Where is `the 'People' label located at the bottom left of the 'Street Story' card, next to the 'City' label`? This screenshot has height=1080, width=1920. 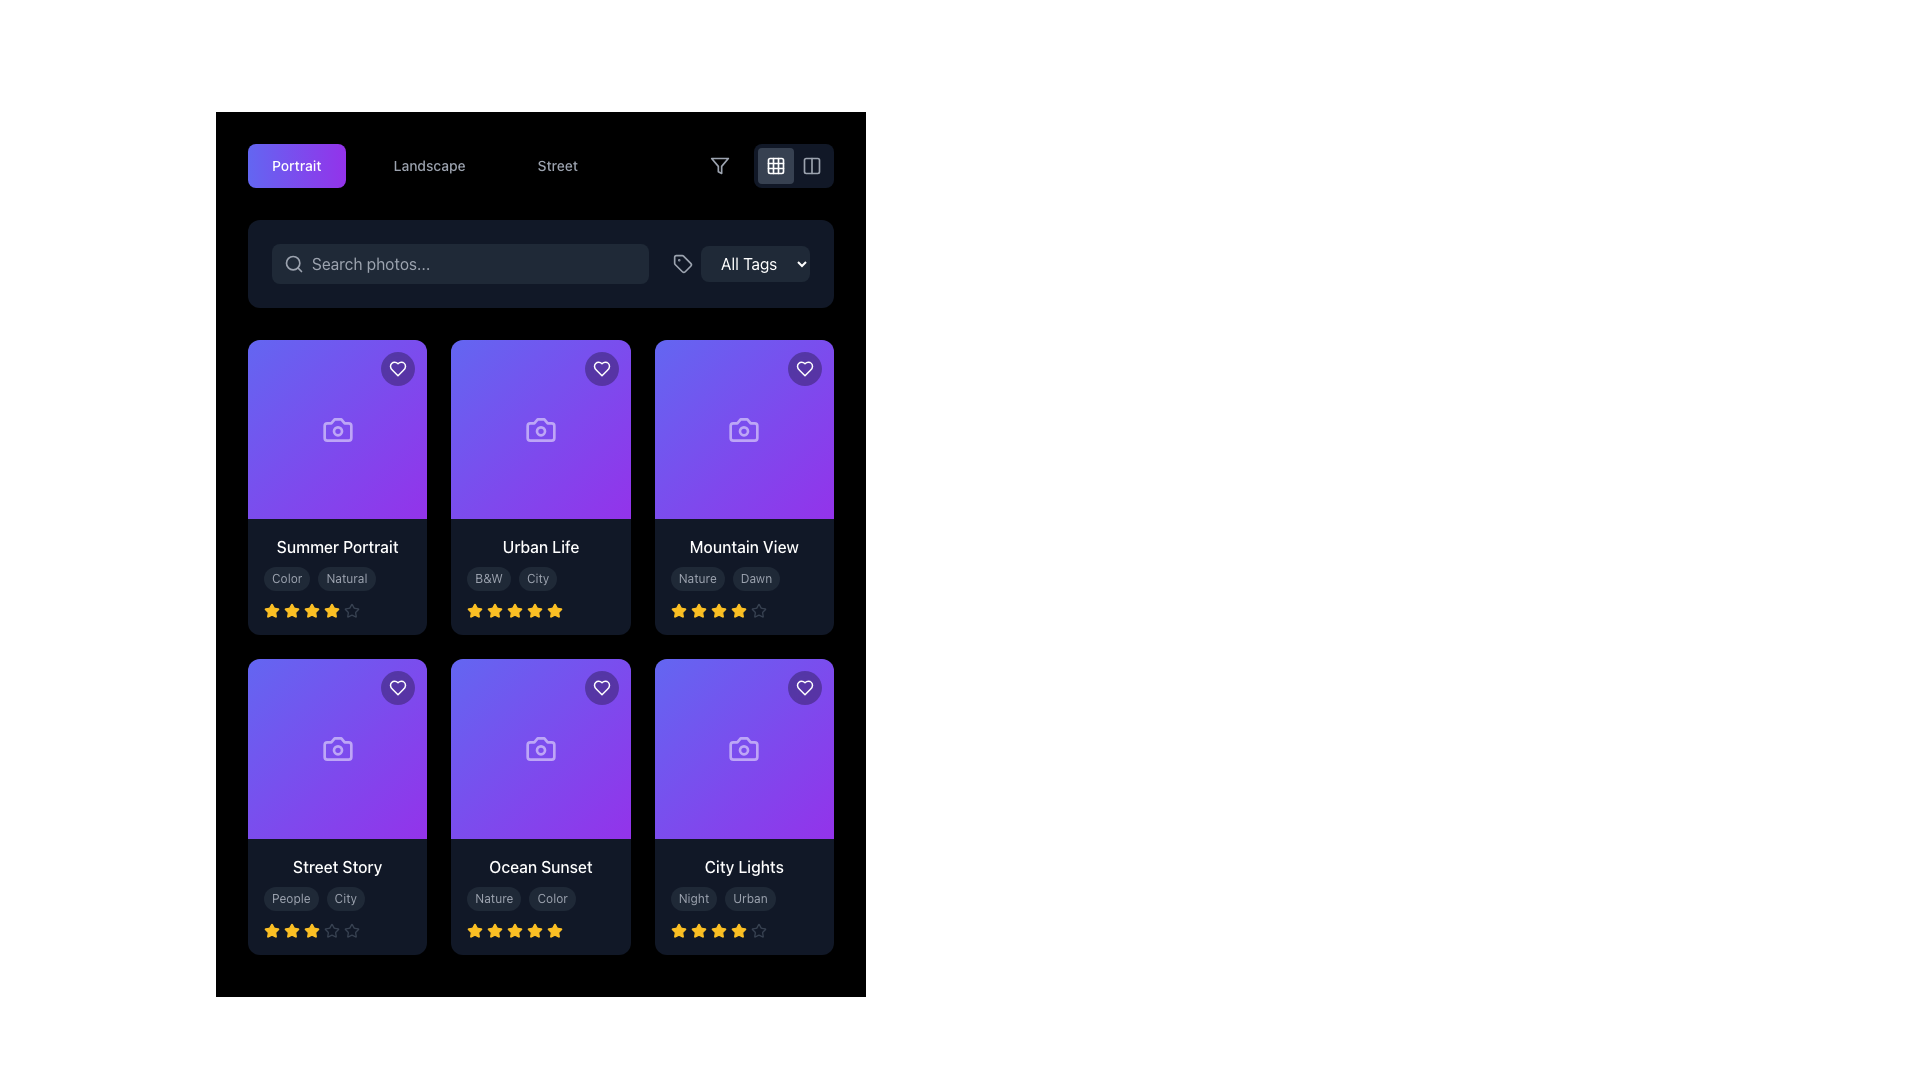 the 'People' label located at the bottom left of the 'Street Story' card, next to the 'City' label is located at coordinates (290, 897).